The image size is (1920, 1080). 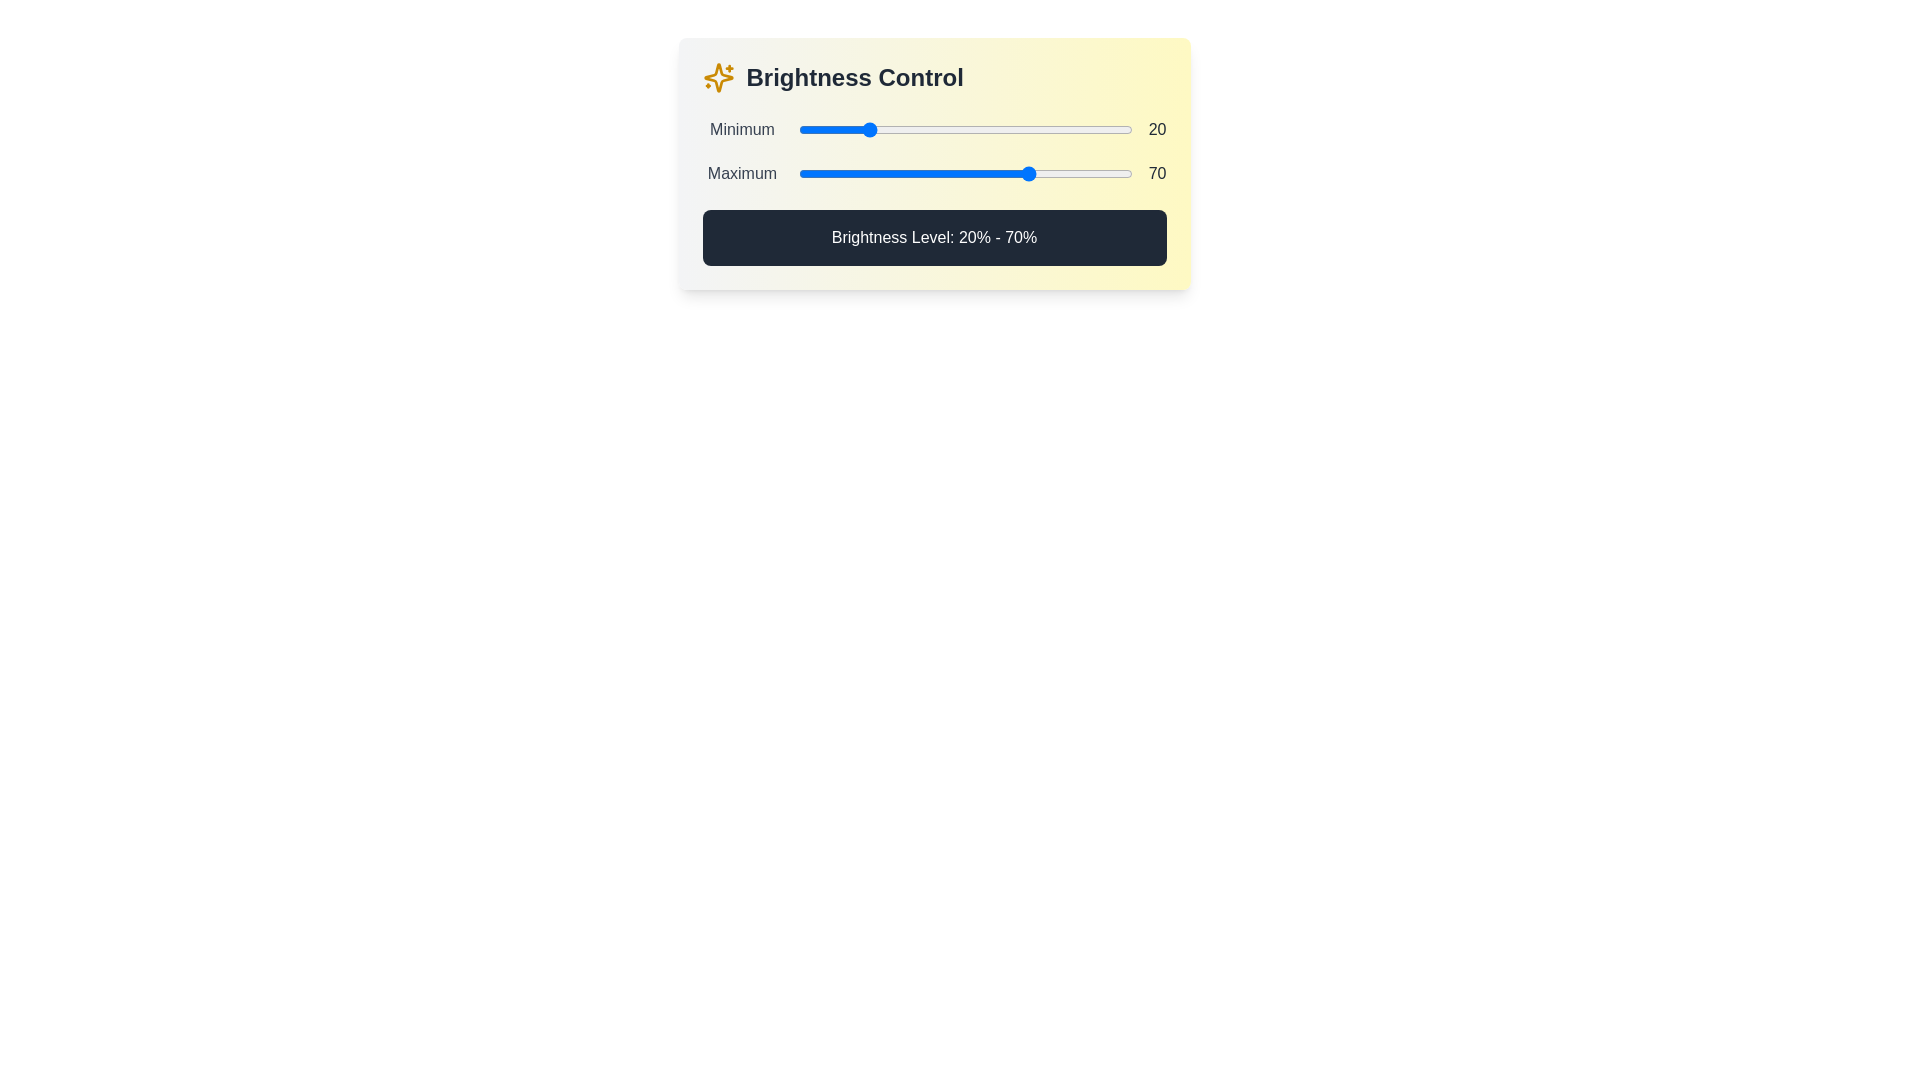 I want to click on the minimum brightness level to 12% by interacting with the first slider, so click(x=838, y=130).